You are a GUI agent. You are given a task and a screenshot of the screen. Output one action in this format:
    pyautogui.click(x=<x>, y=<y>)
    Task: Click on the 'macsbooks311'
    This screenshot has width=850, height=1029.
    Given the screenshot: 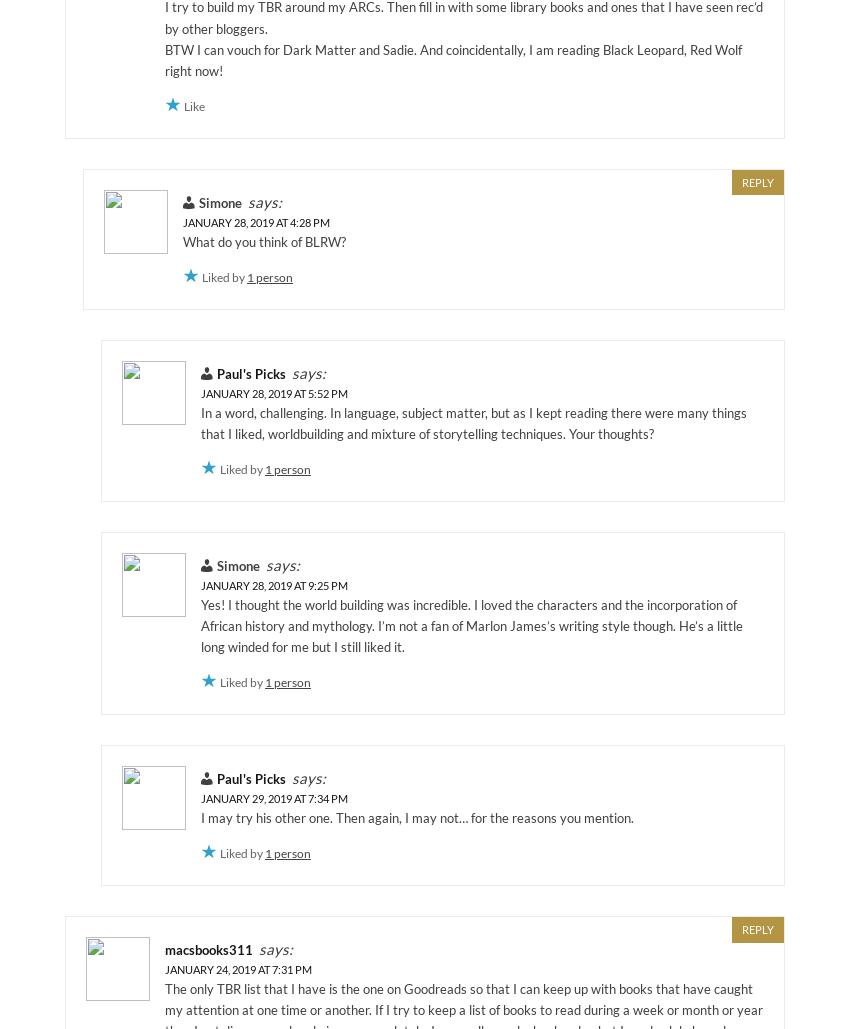 What is the action you would take?
    pyautogui.click(x=164, y=949)
    